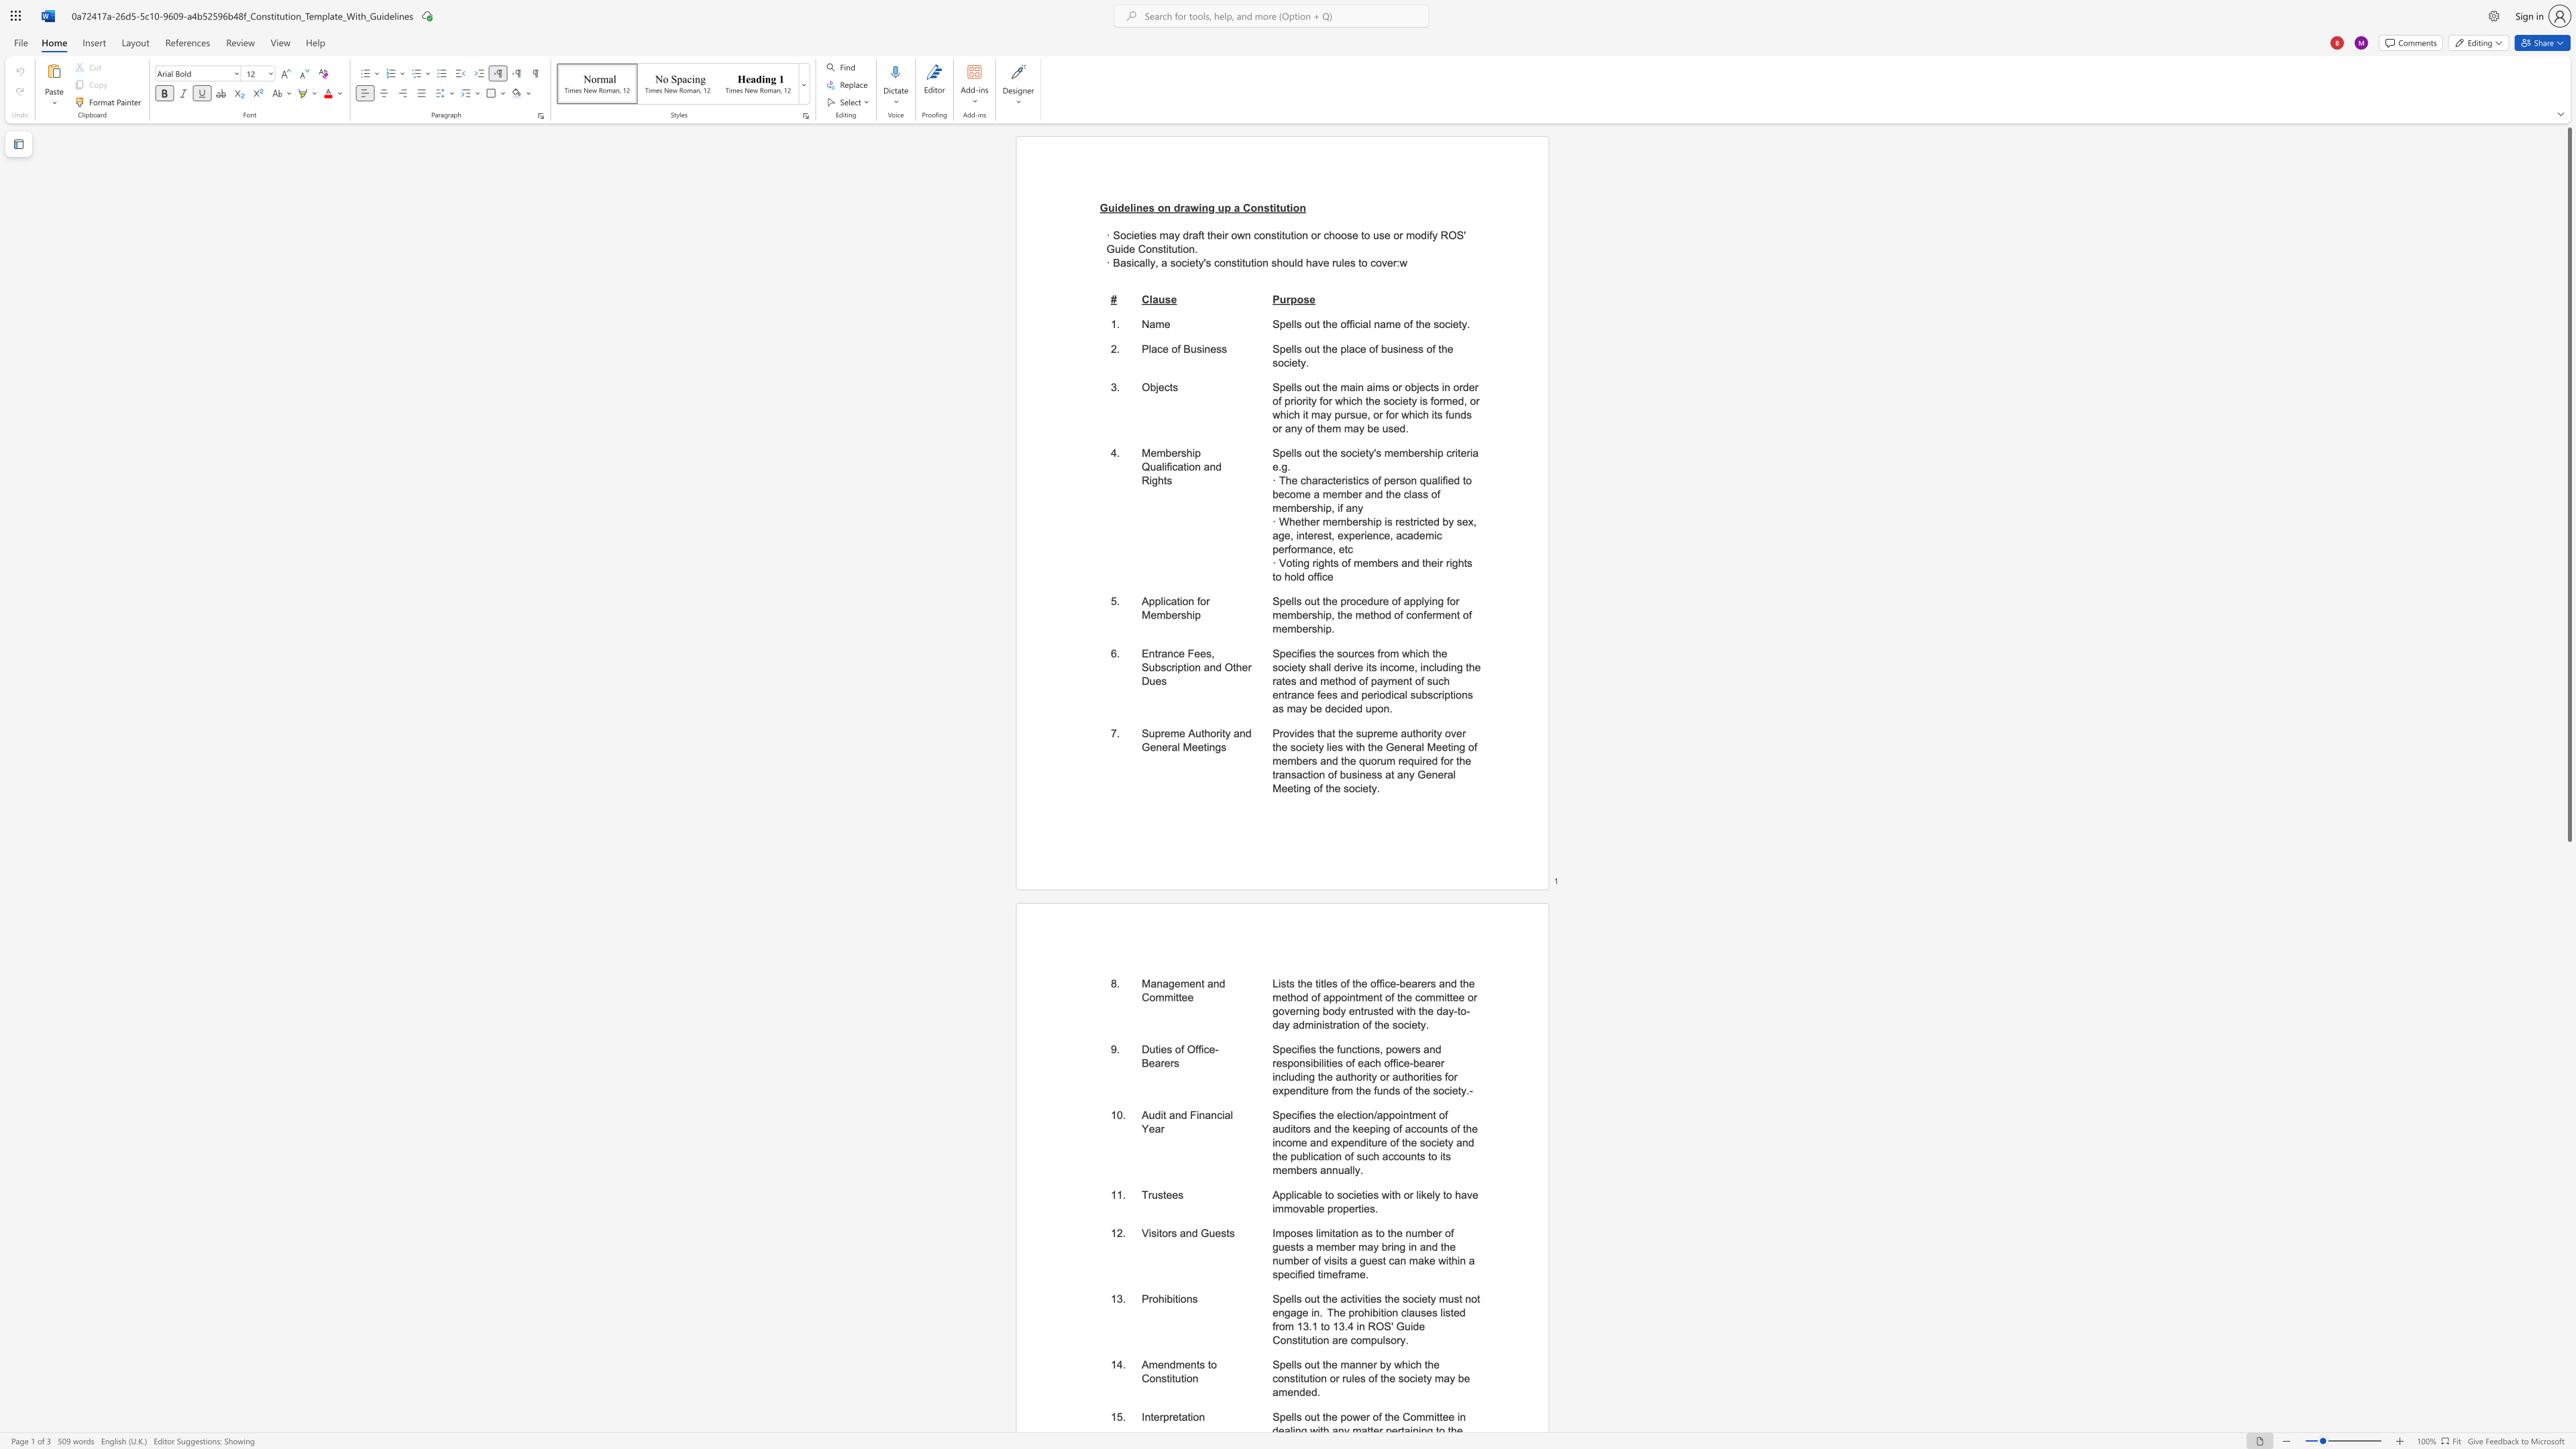 This screenshot has width=2576, height=1449. What do you see at coordinates (2568, 1092) in the screenshot?
I see `the scrollbar on the side` at bounding box center [2568, 1092].